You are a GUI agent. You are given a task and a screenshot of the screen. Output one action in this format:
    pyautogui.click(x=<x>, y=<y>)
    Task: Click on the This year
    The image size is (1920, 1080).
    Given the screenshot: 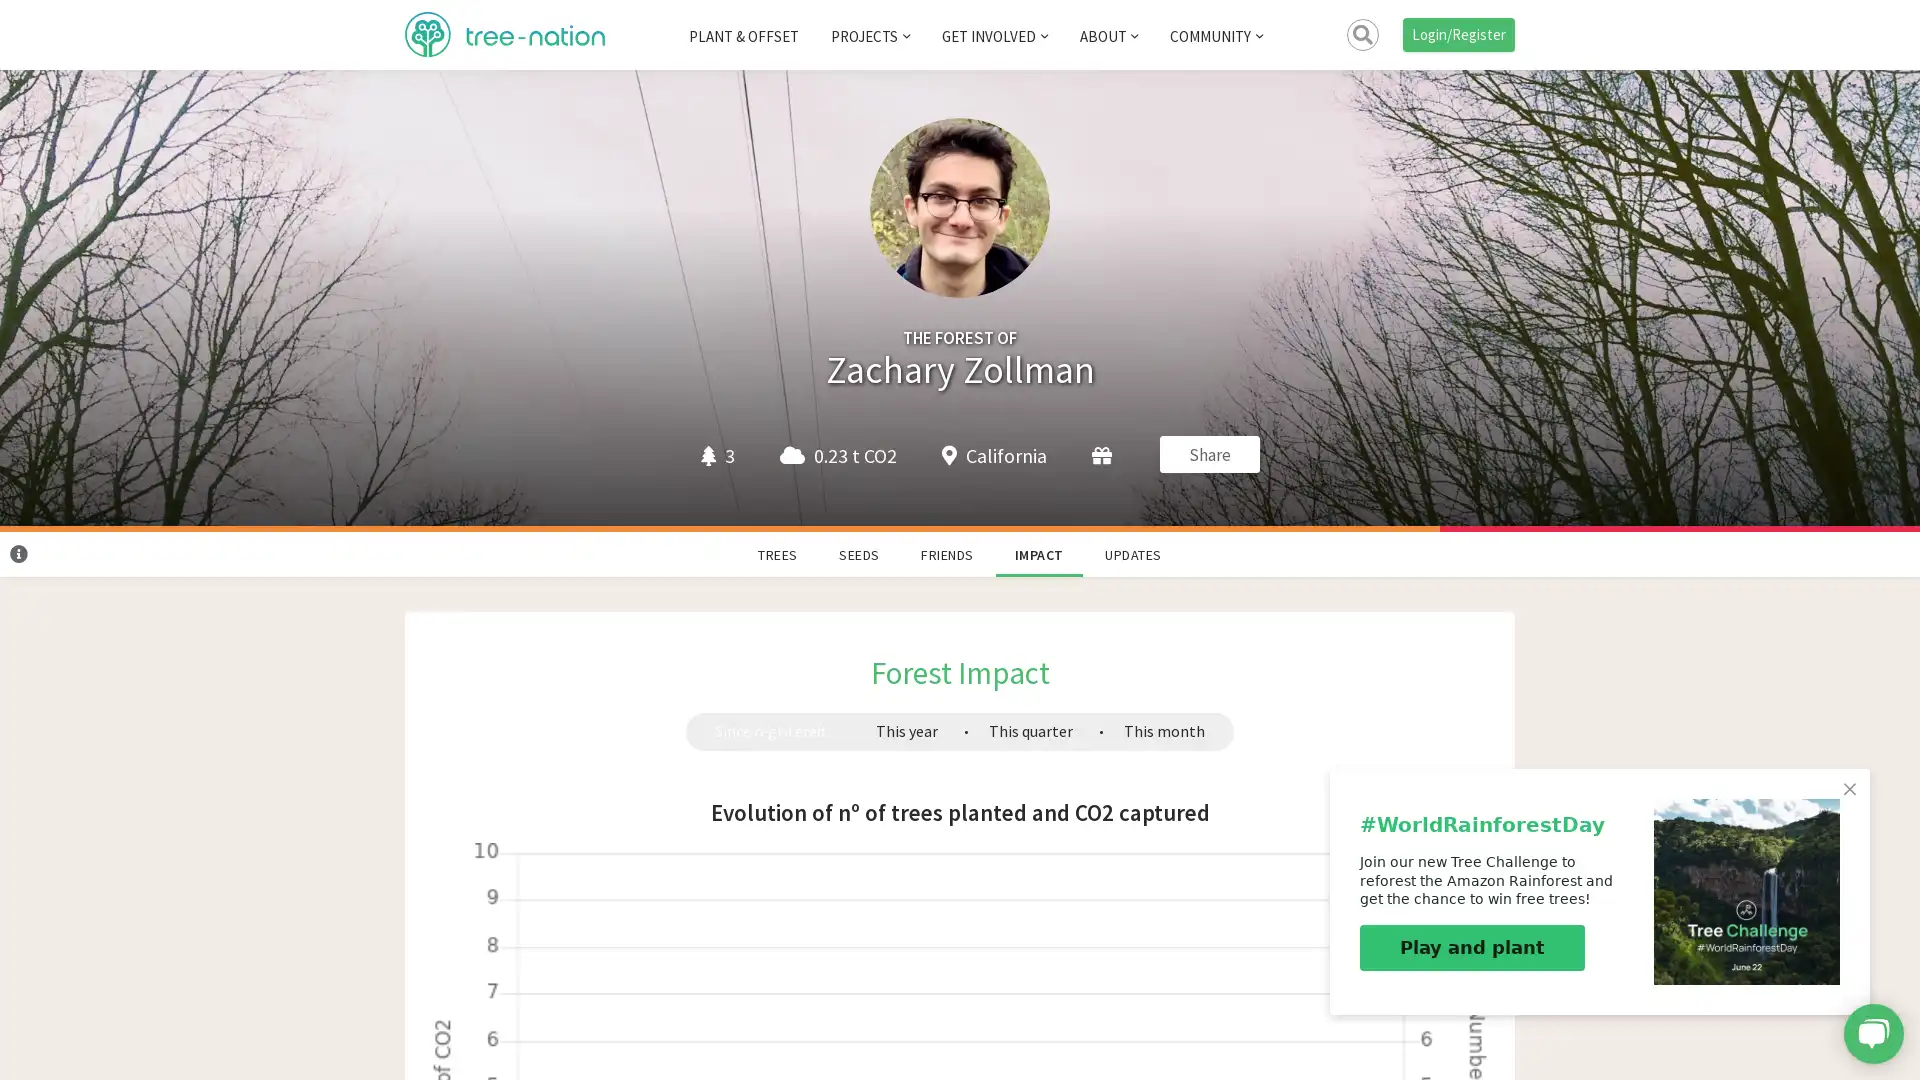 What is the action you would take?
    pyautogui.click(x=905, y=731)
    